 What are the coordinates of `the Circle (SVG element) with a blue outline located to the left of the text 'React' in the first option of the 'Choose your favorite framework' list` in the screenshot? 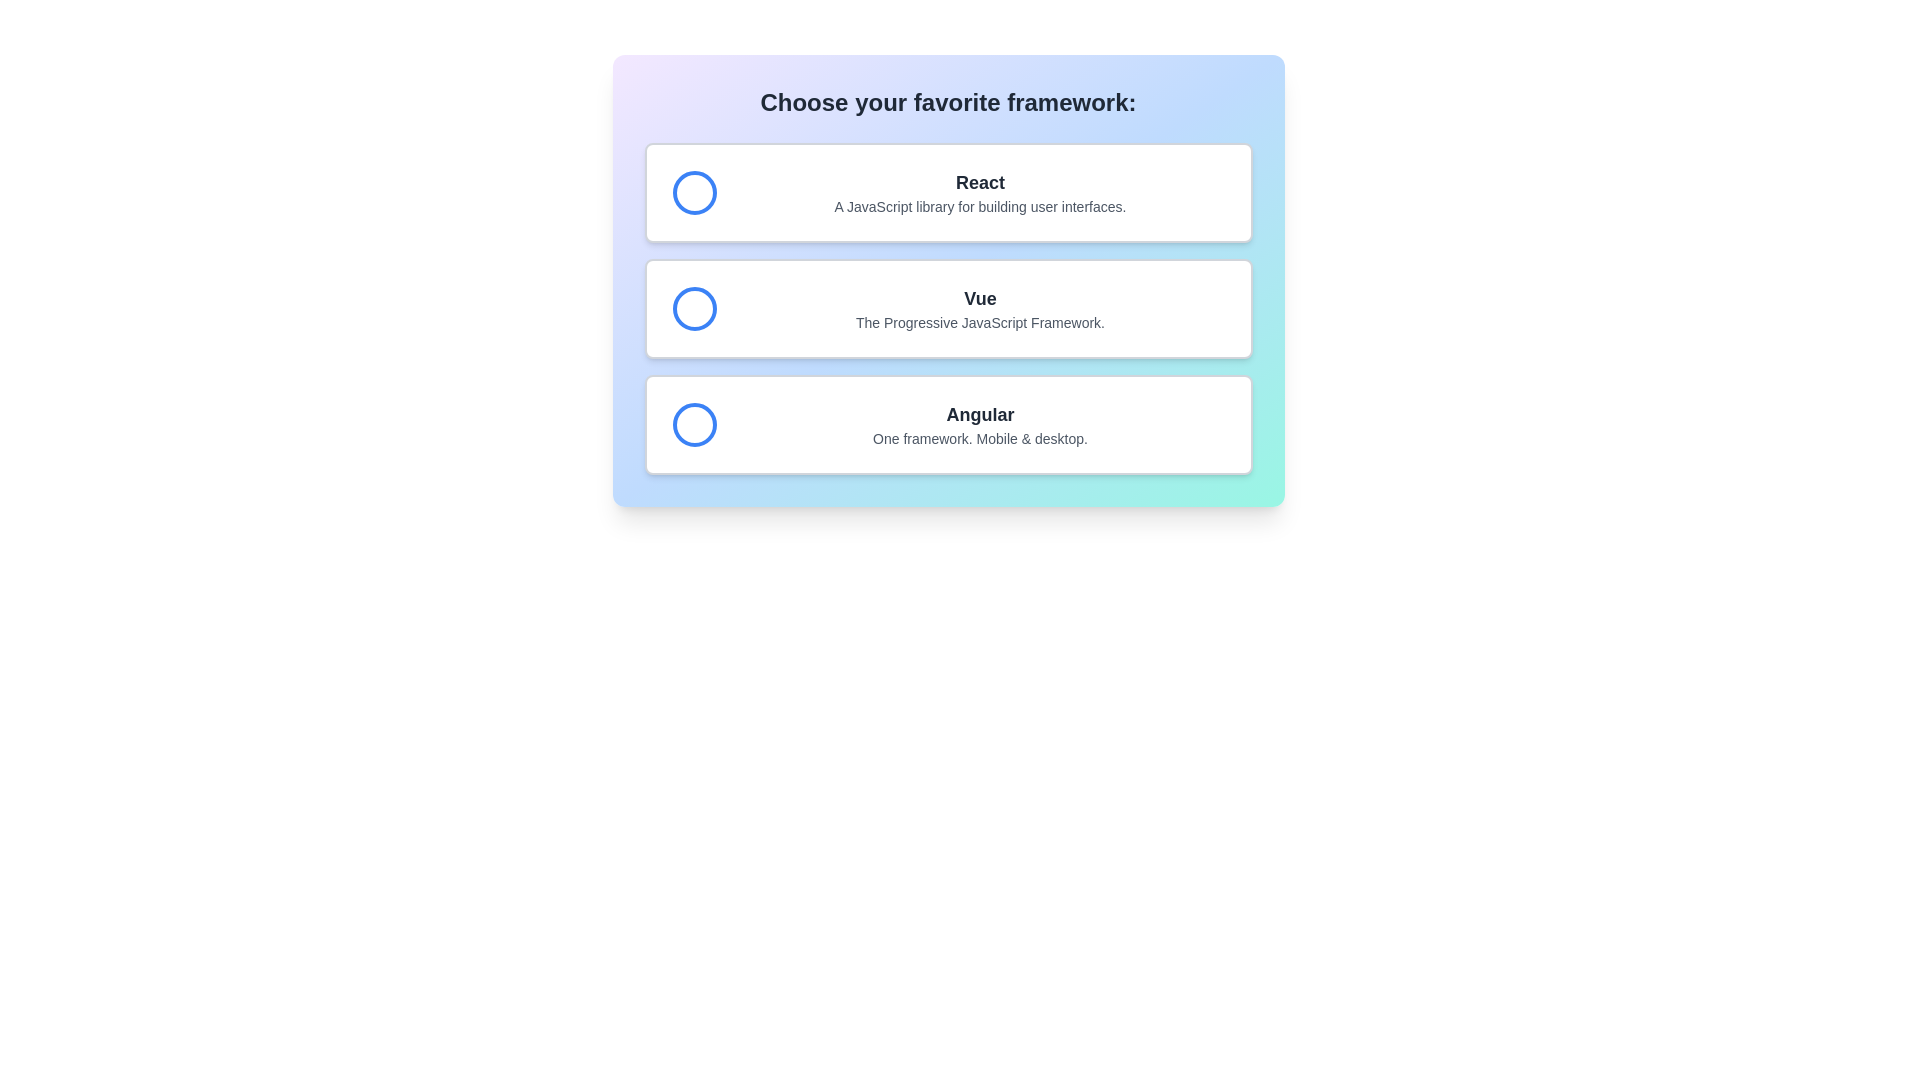 It's located at (694, 192).